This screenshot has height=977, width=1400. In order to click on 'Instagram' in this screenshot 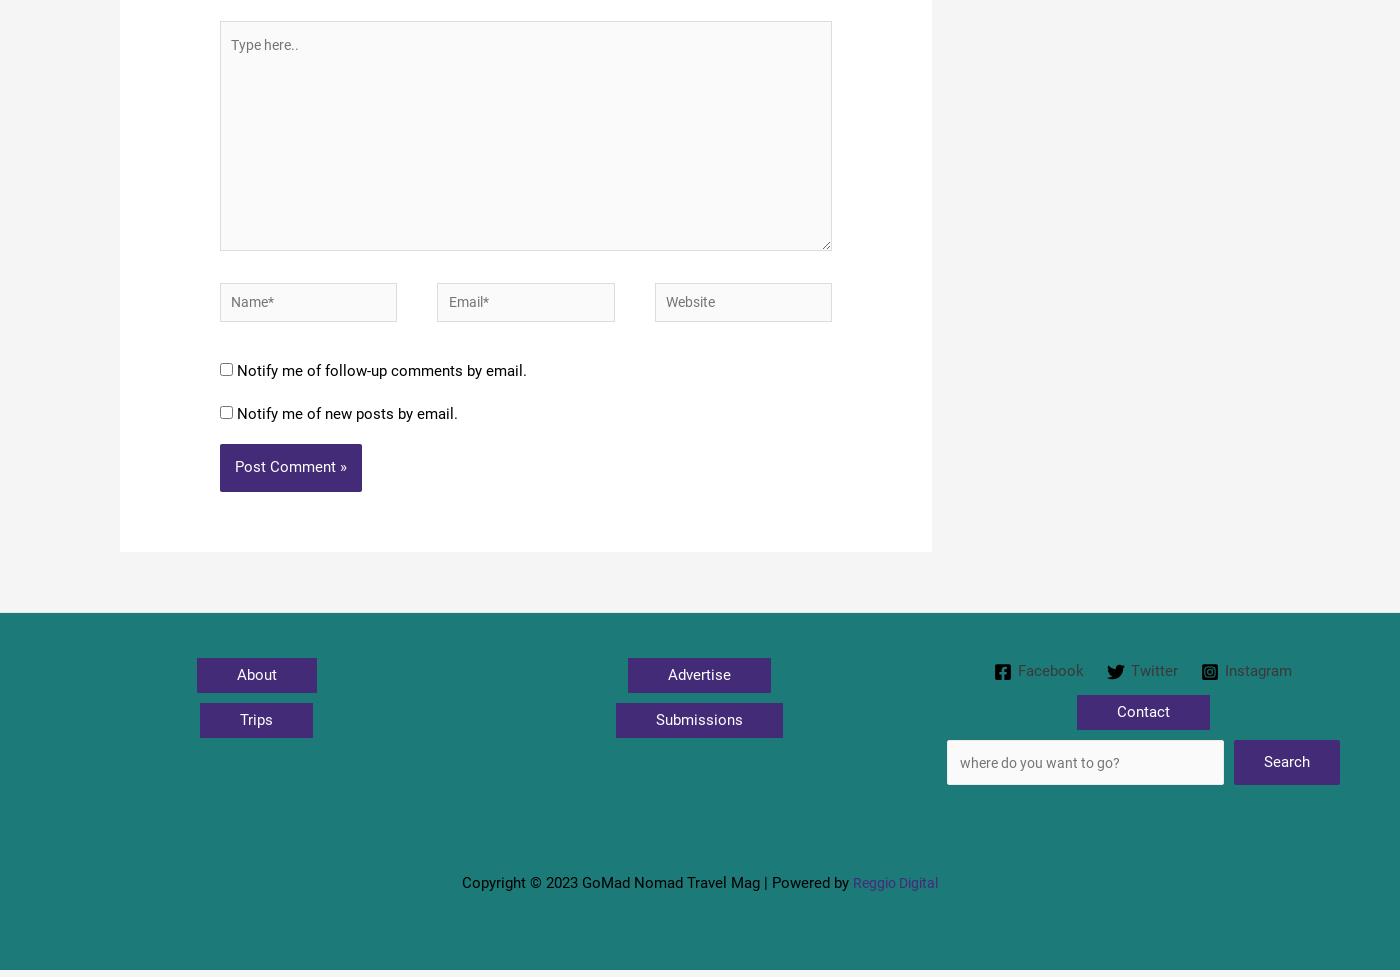, I will do `click(1259, 689)`.